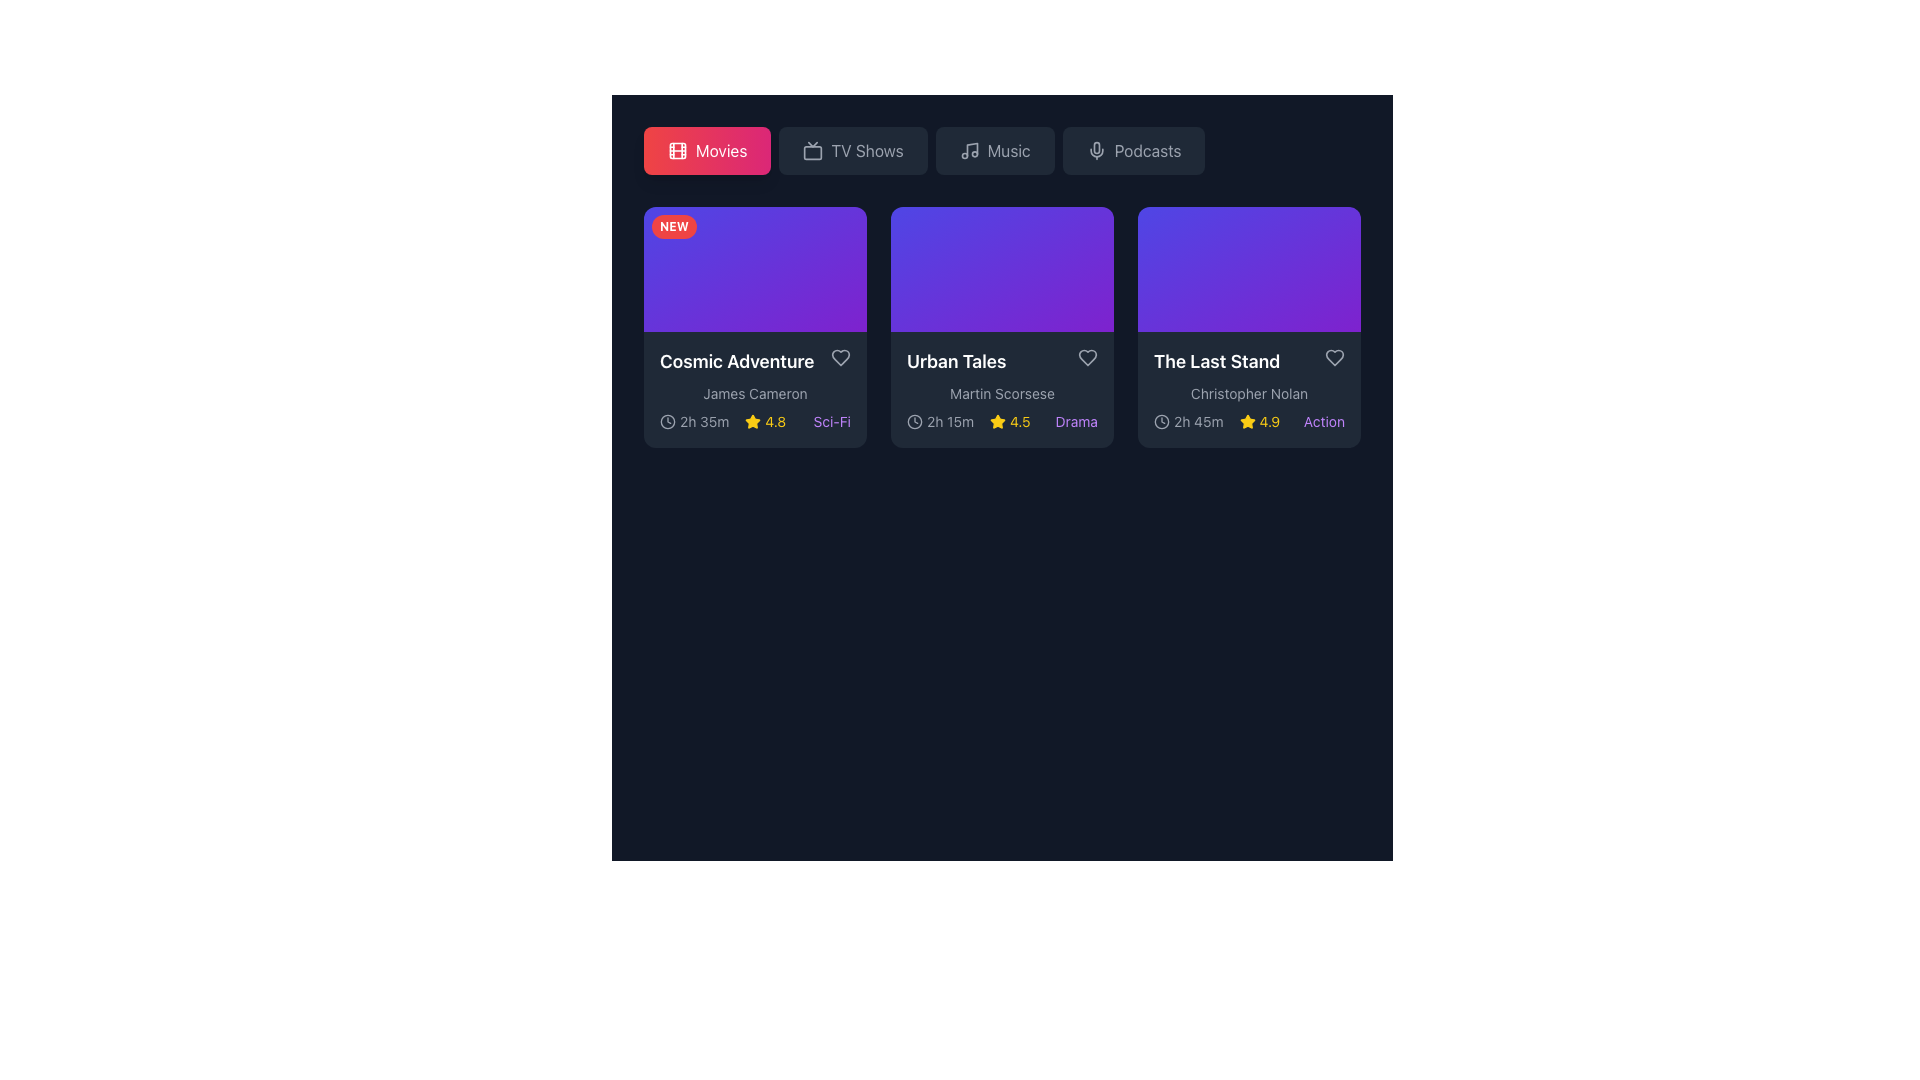  What do you see at coordinates (949, 421) in the screenshot?
I see `the text label displaying '2h 15m', which is styled in a subtle gray font and located in the bottom-left corner of the middle card in a horizontally aligned set of cards` at bounding box center [949, 421].